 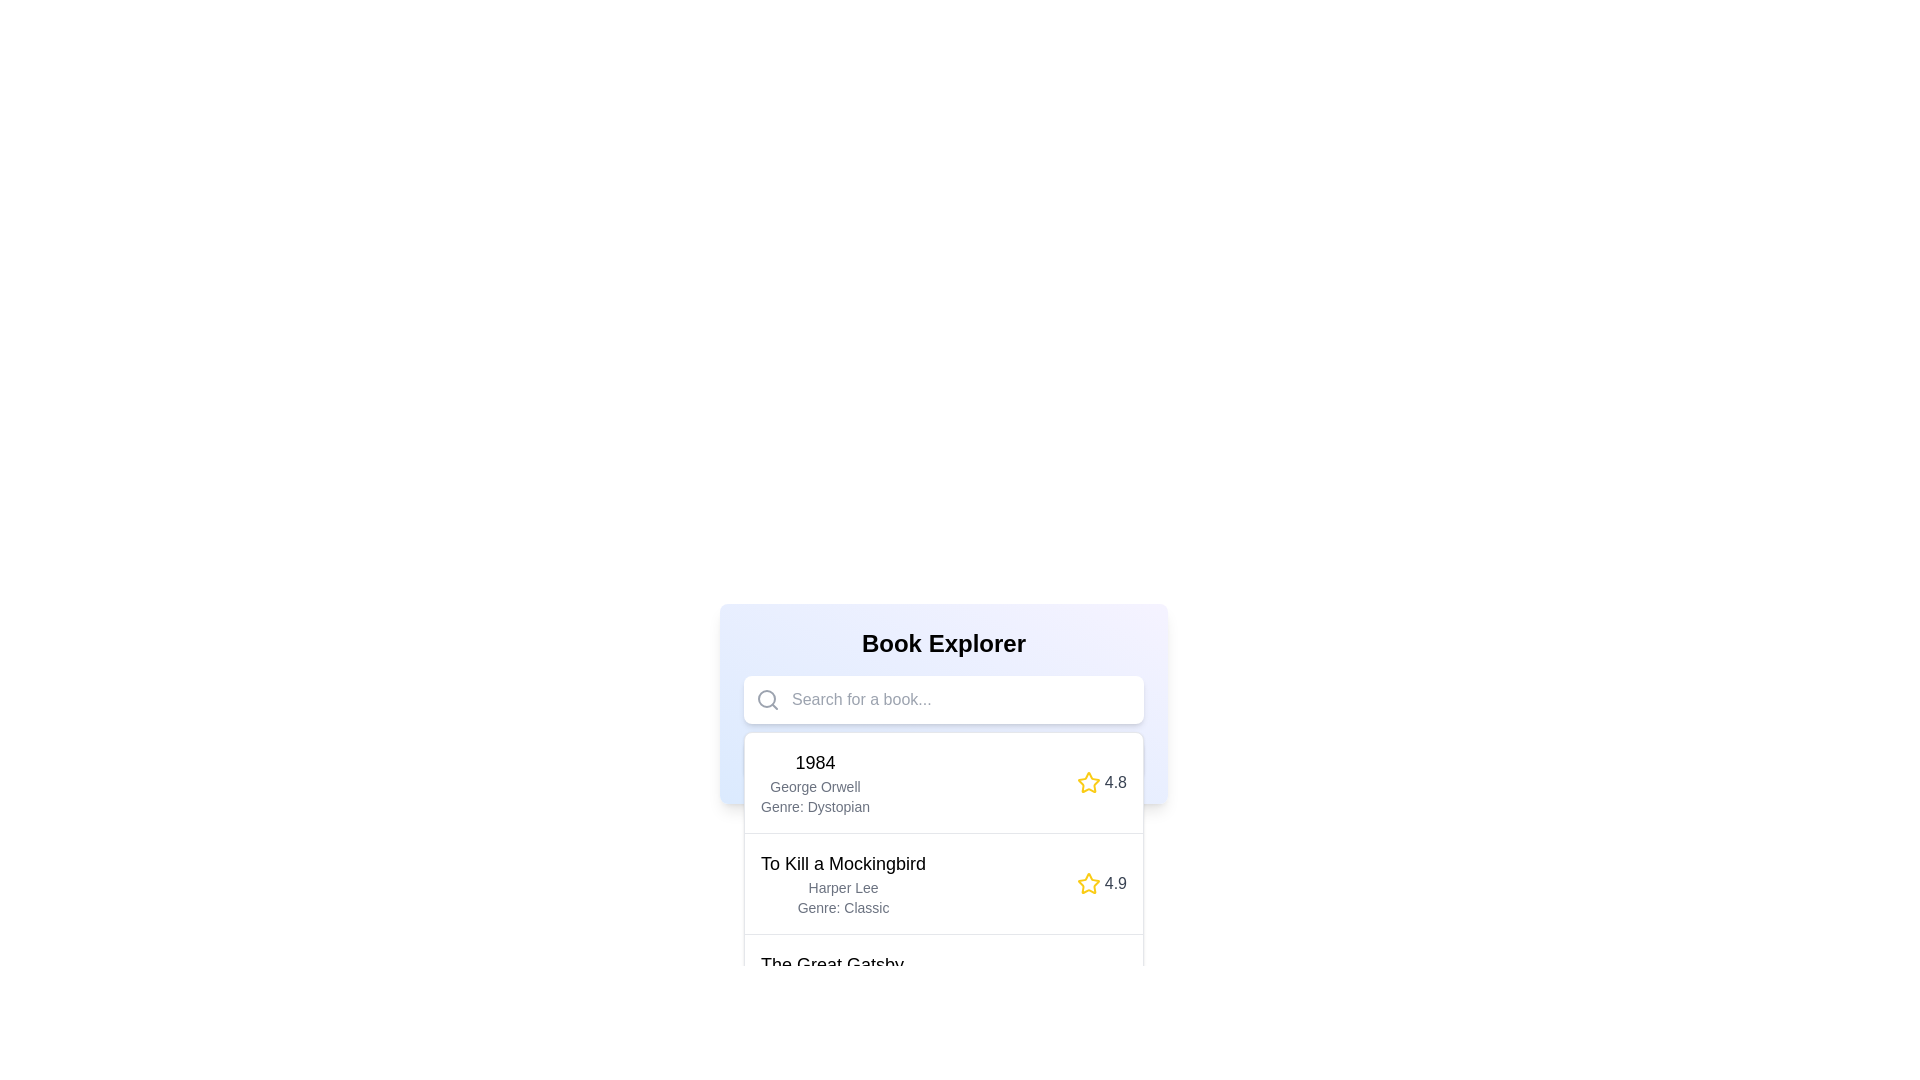 I want to click on yellow star icon that is part of the rating display for the book '1984', which has a numeric rating of '4.8' next to it, so click(x=1087, y=782).